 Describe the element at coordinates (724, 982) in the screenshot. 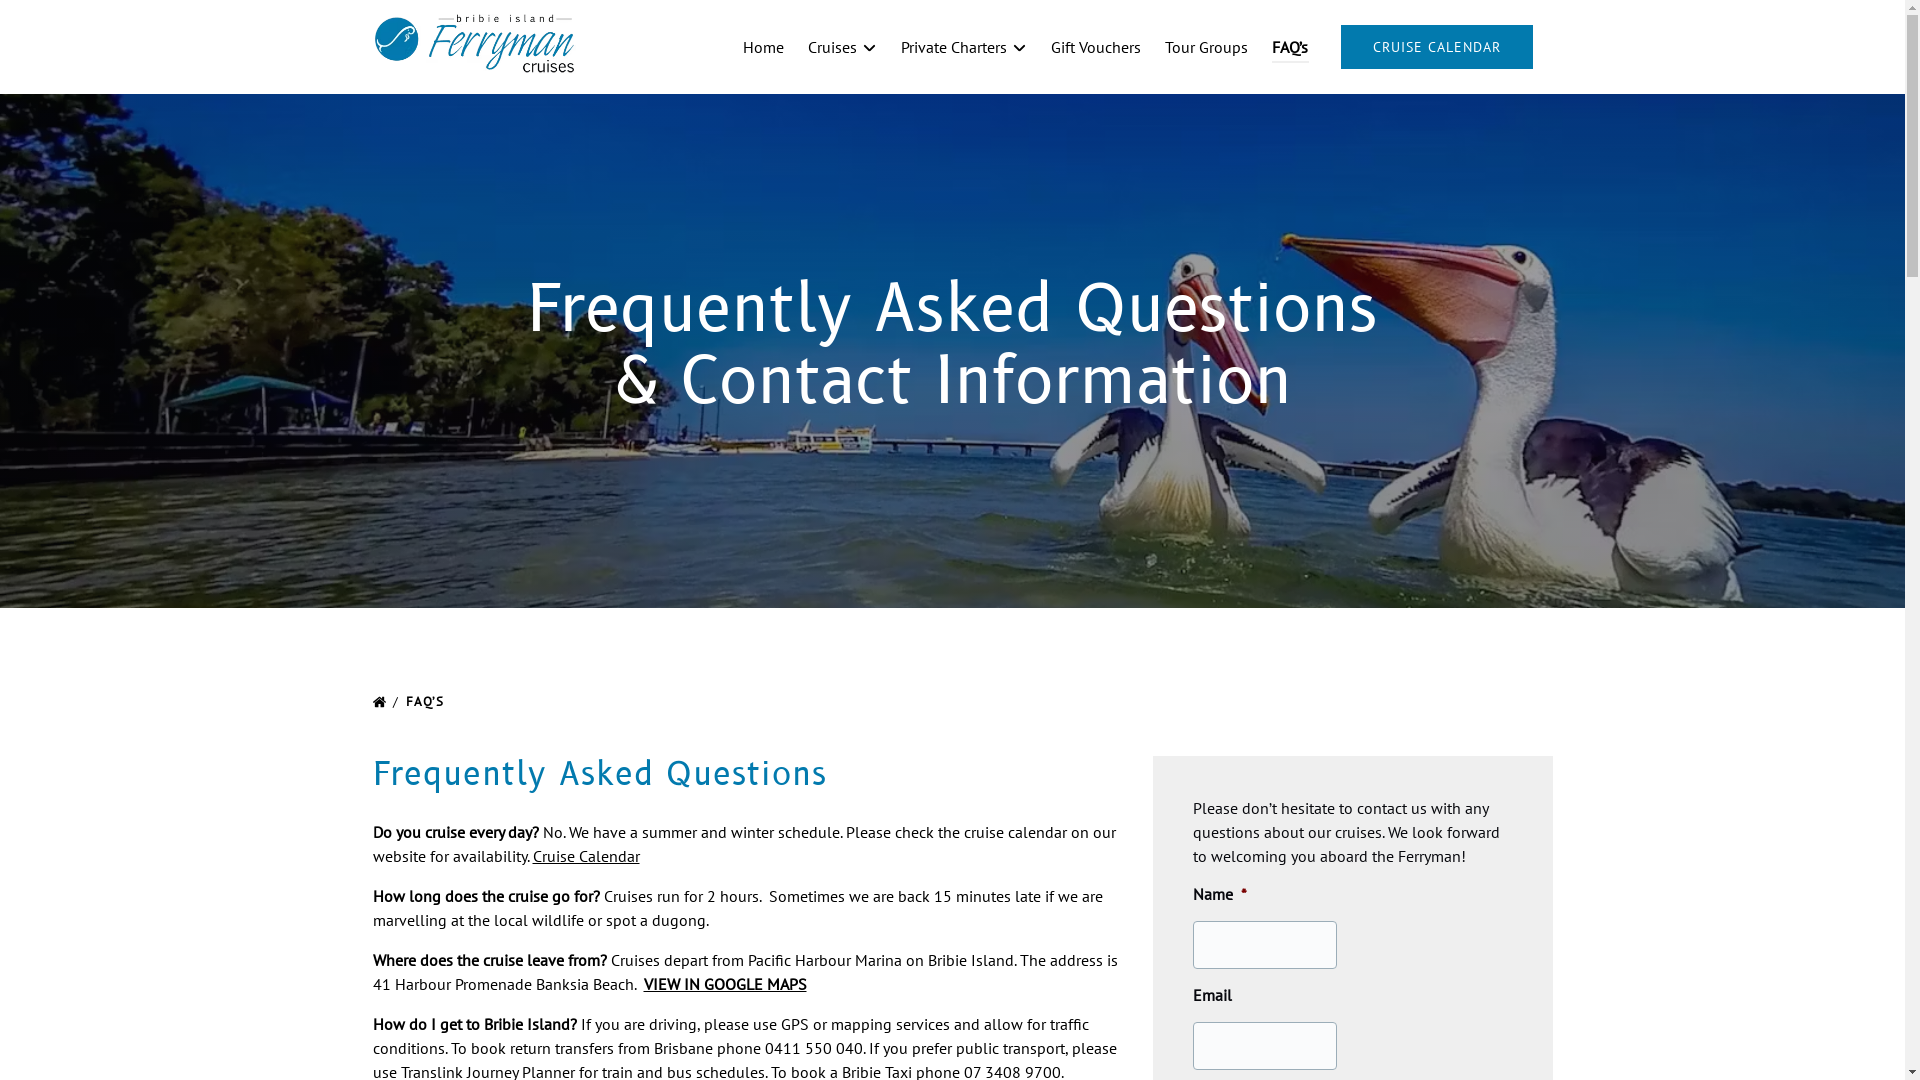

I see `'VIEW IN GOOGLE MAPS'` at that location.